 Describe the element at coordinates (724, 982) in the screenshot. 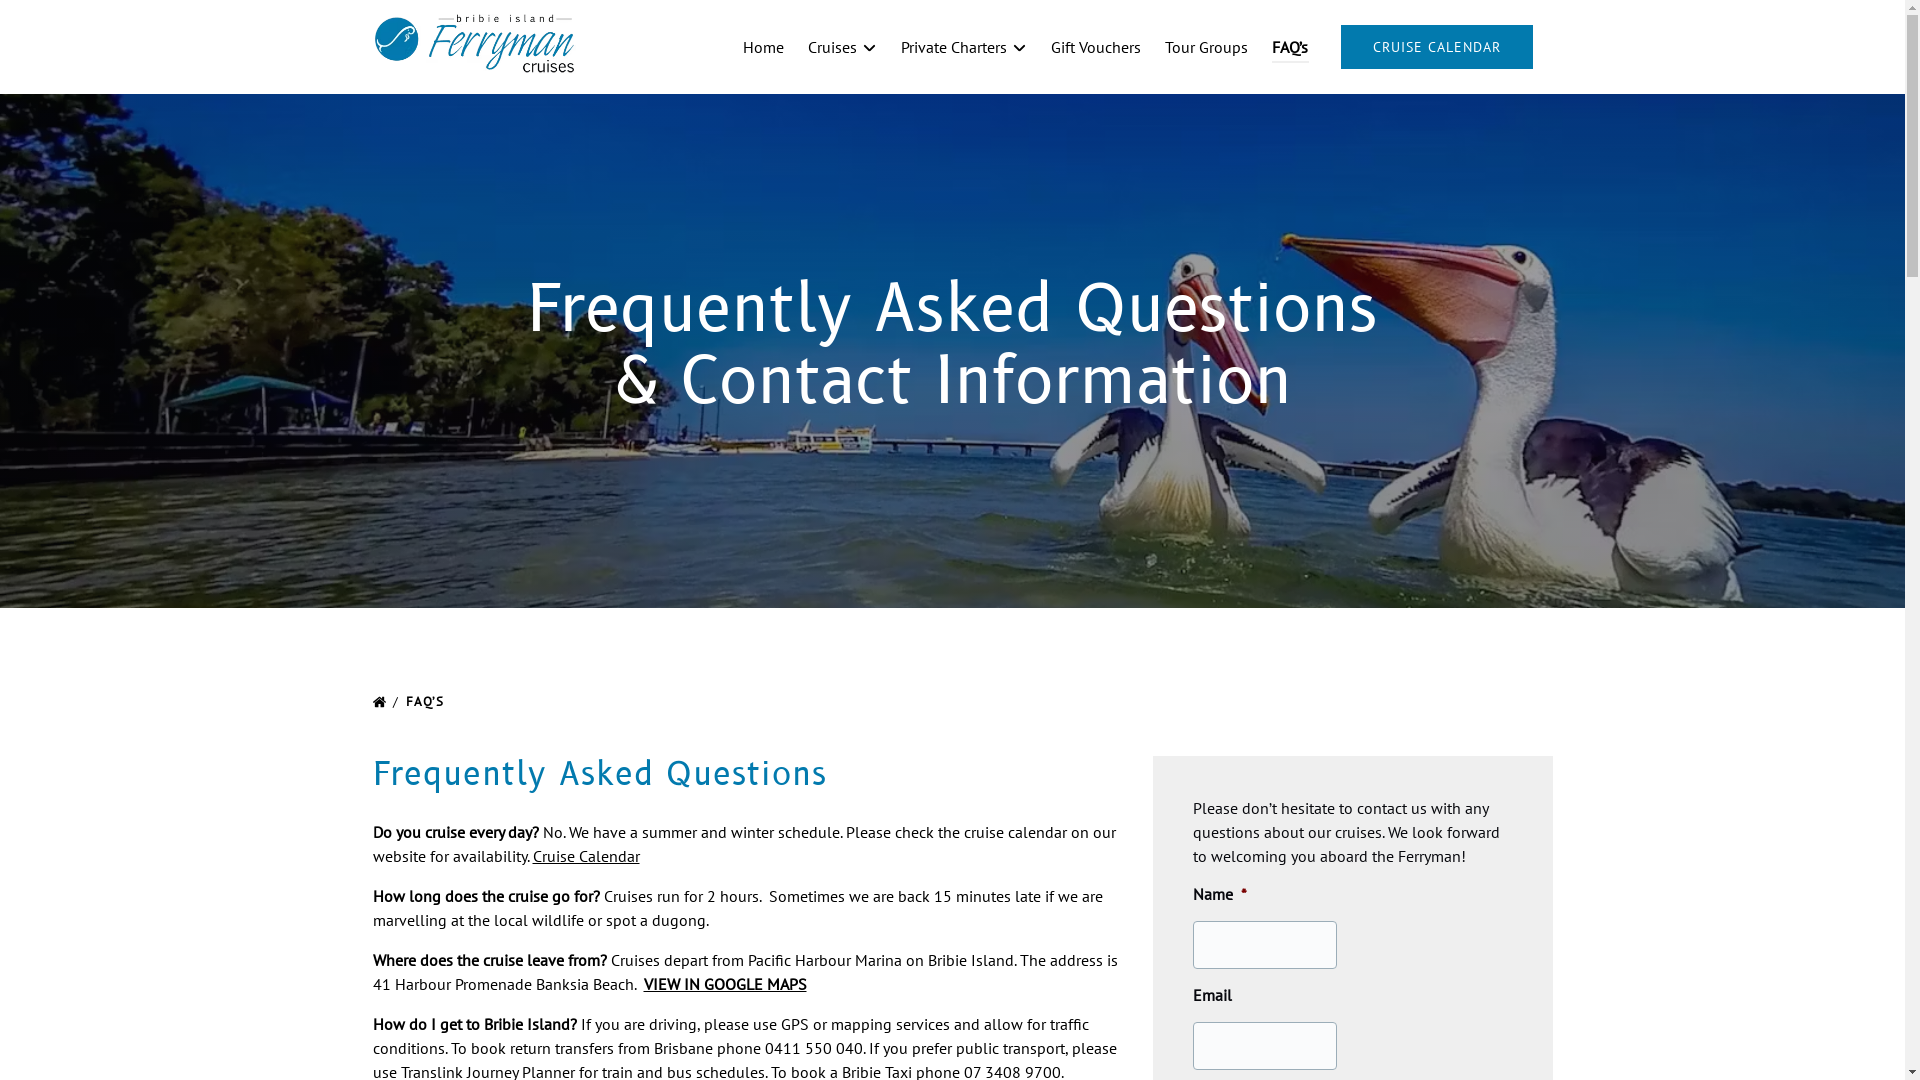

I see `'VIEW IN GOOGLE MAPS'` at that location.